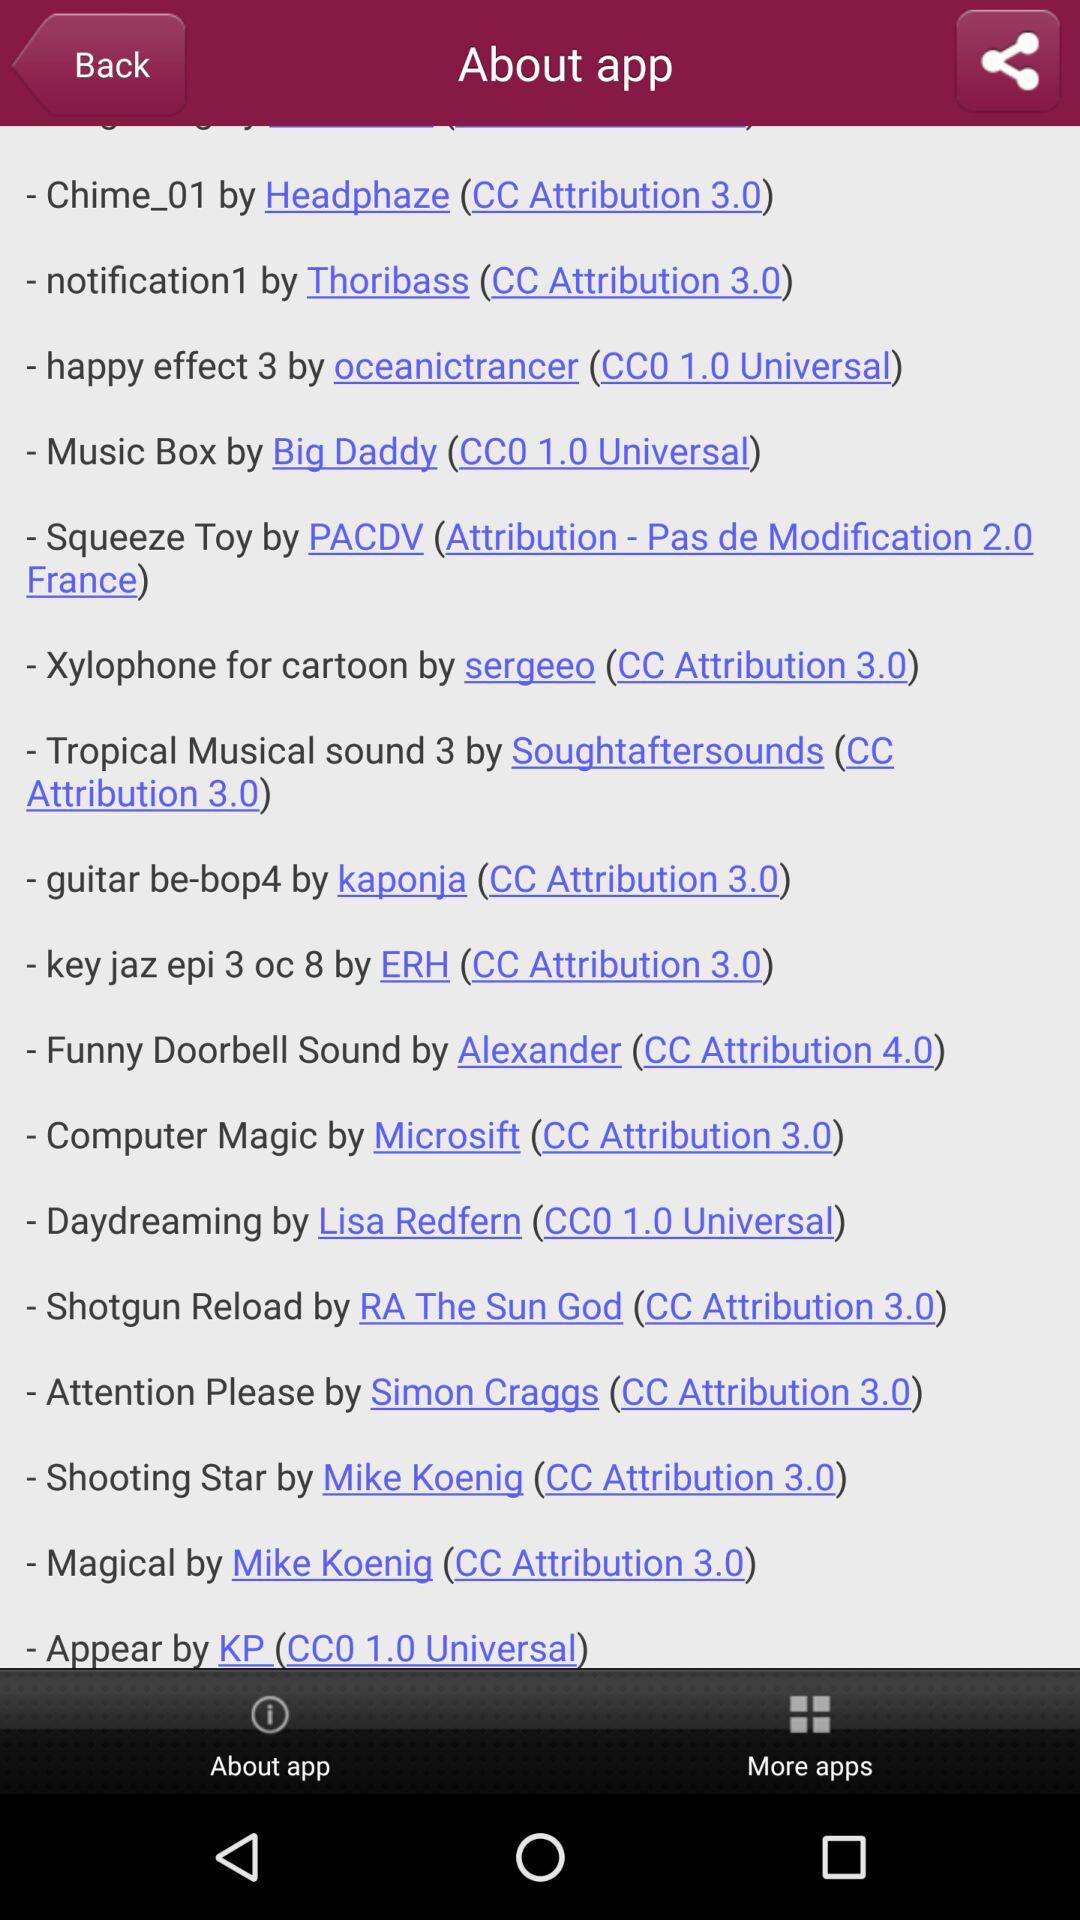 The height and width of the screenshot is (1920, 1080). I want to click on item above the desk bell sound icon, so click(97, 66).